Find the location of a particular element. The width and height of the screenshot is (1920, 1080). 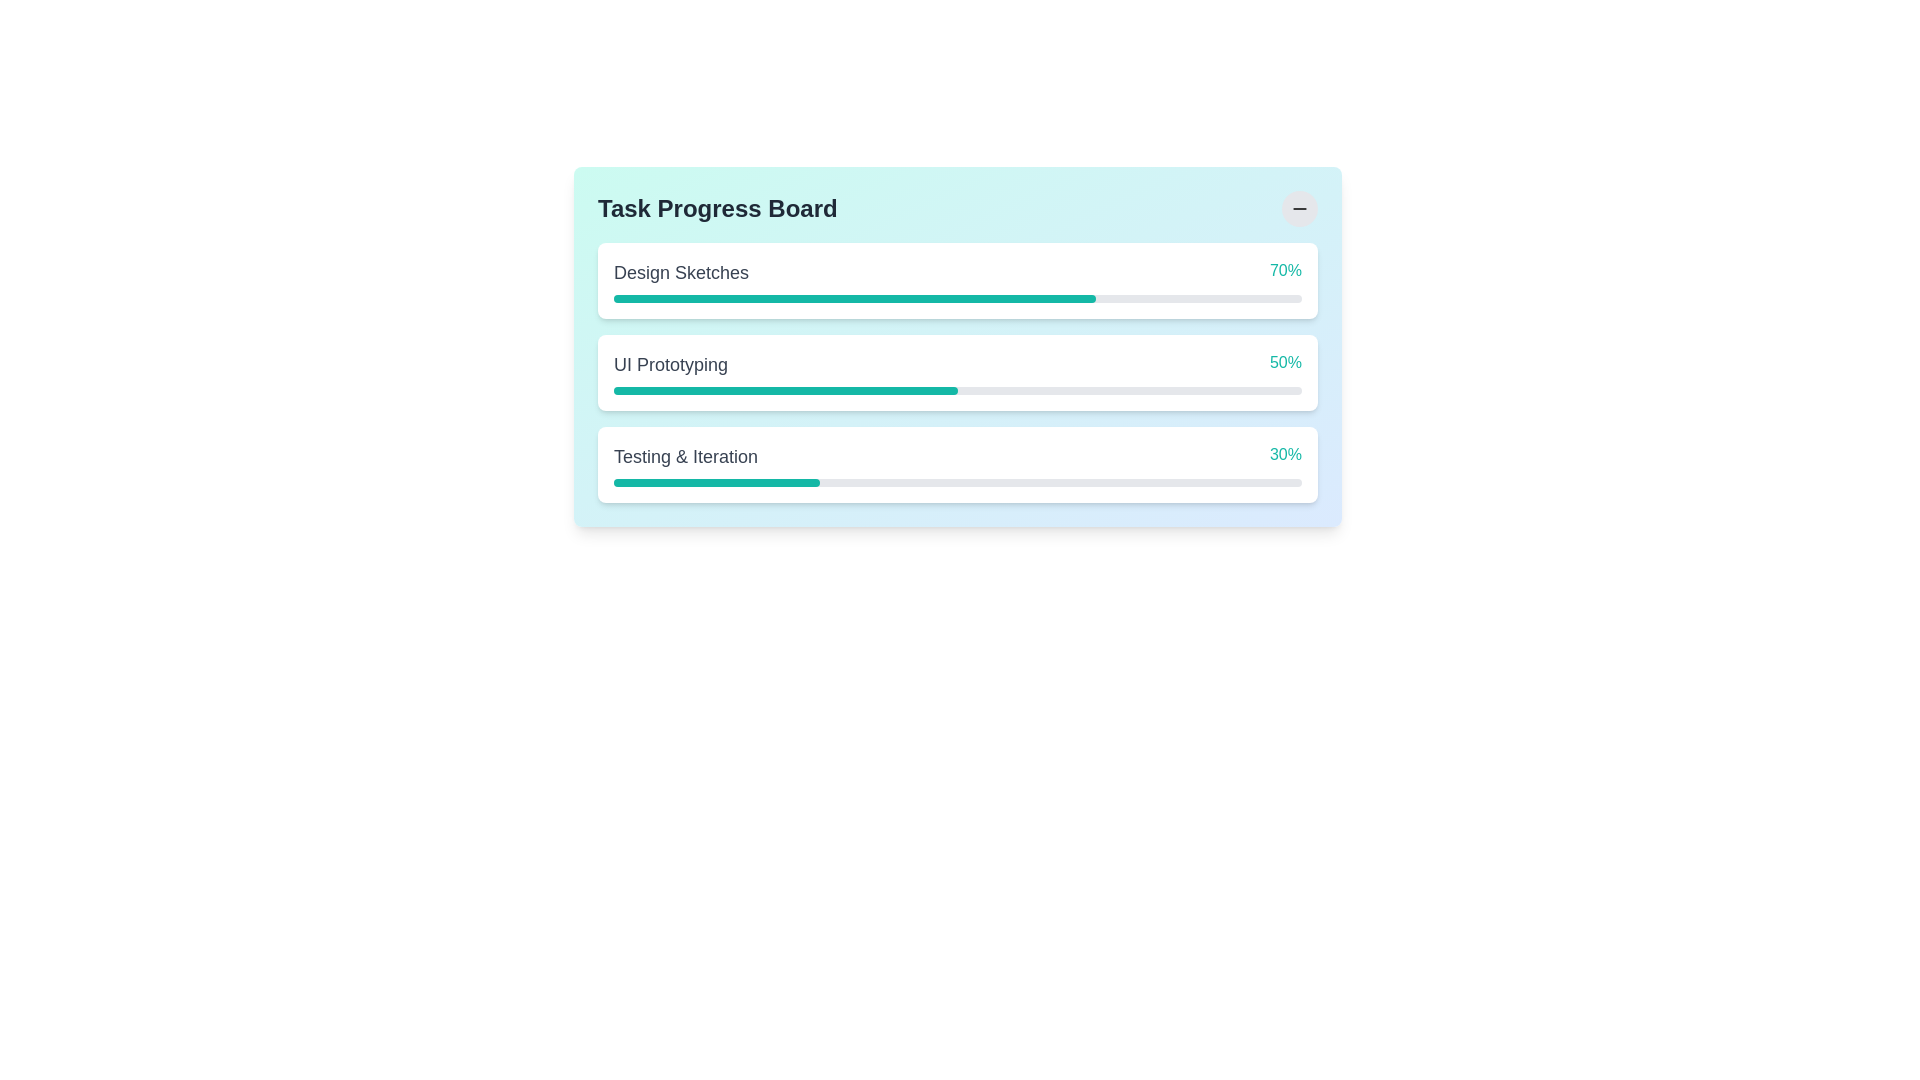

the text label displaying '50%' in teal color, positioned to the right of 'UI Prototyping' and above the progress bar is located at coordinates (1286, 365).